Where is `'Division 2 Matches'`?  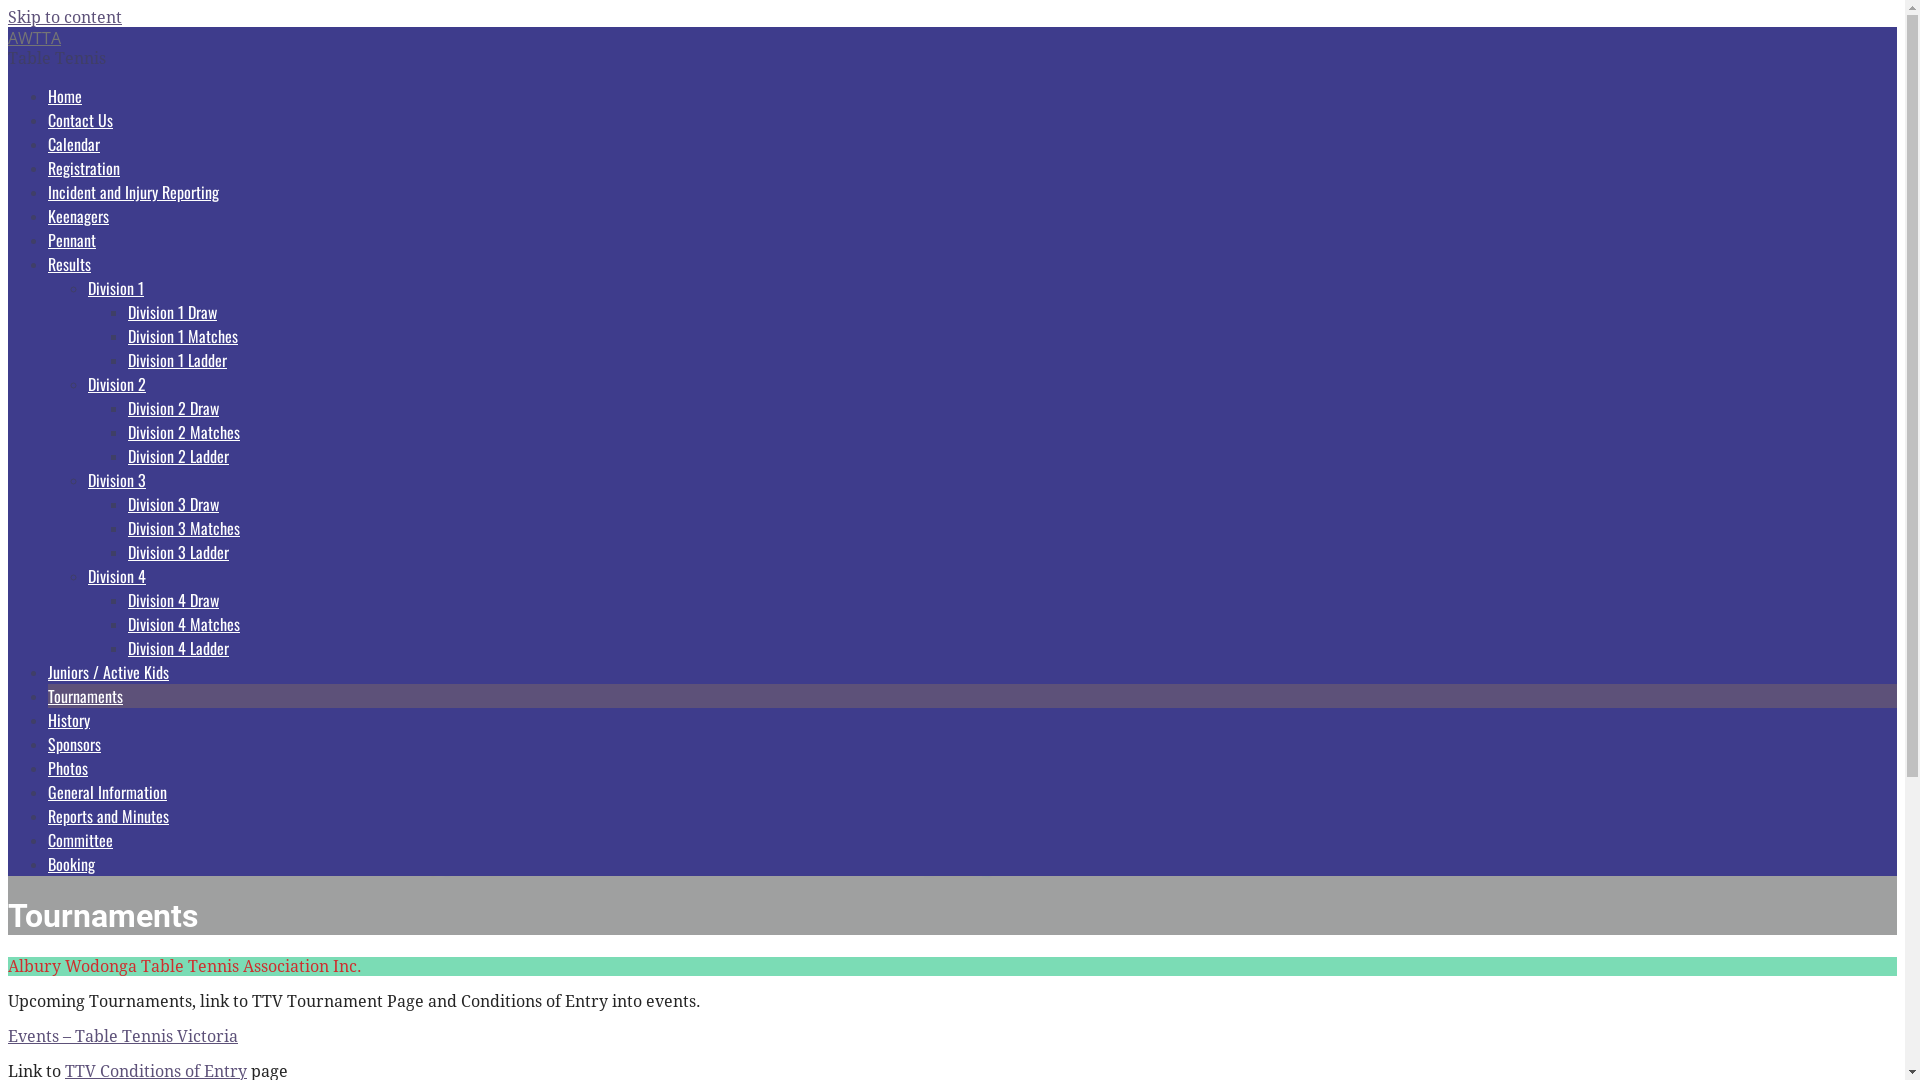
'Division 2 Matches' is located at coordinates (127, 431).